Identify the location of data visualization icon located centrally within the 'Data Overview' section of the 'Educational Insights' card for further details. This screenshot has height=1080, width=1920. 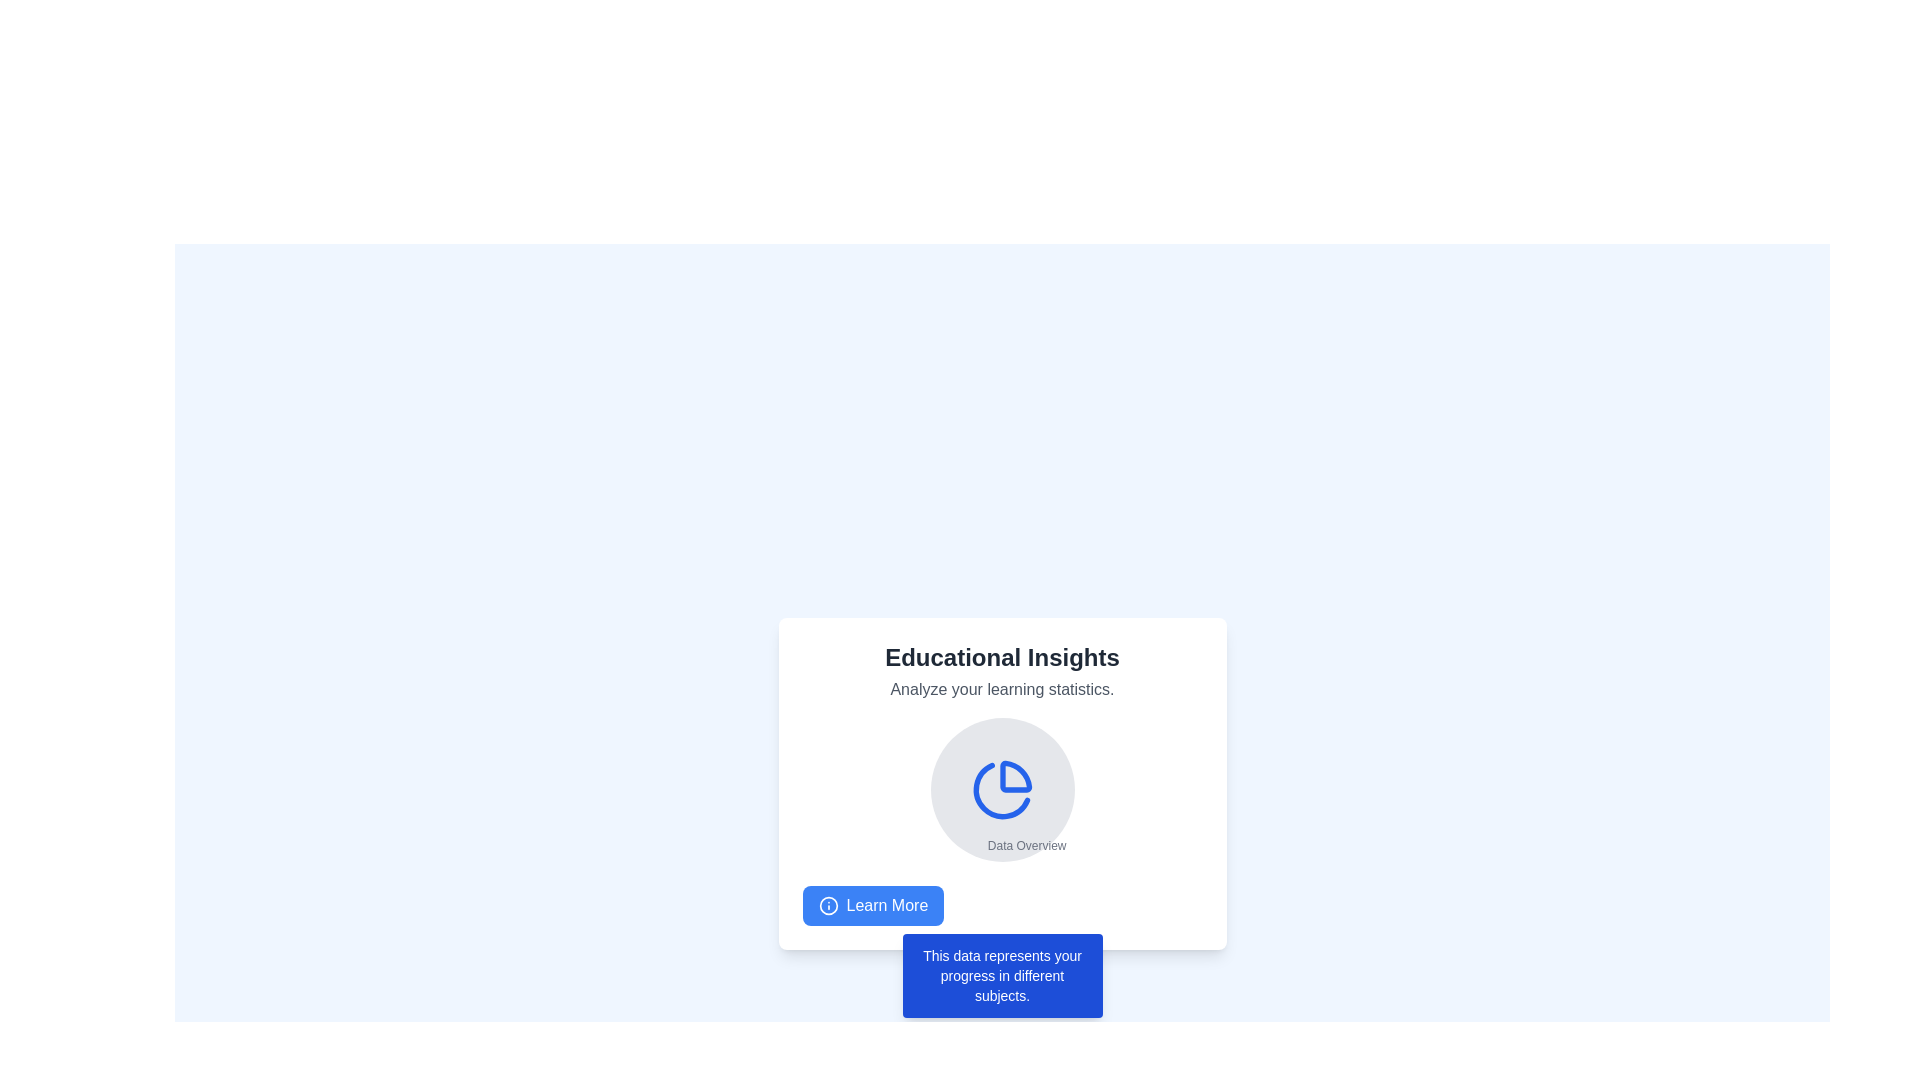
(1002, 789).